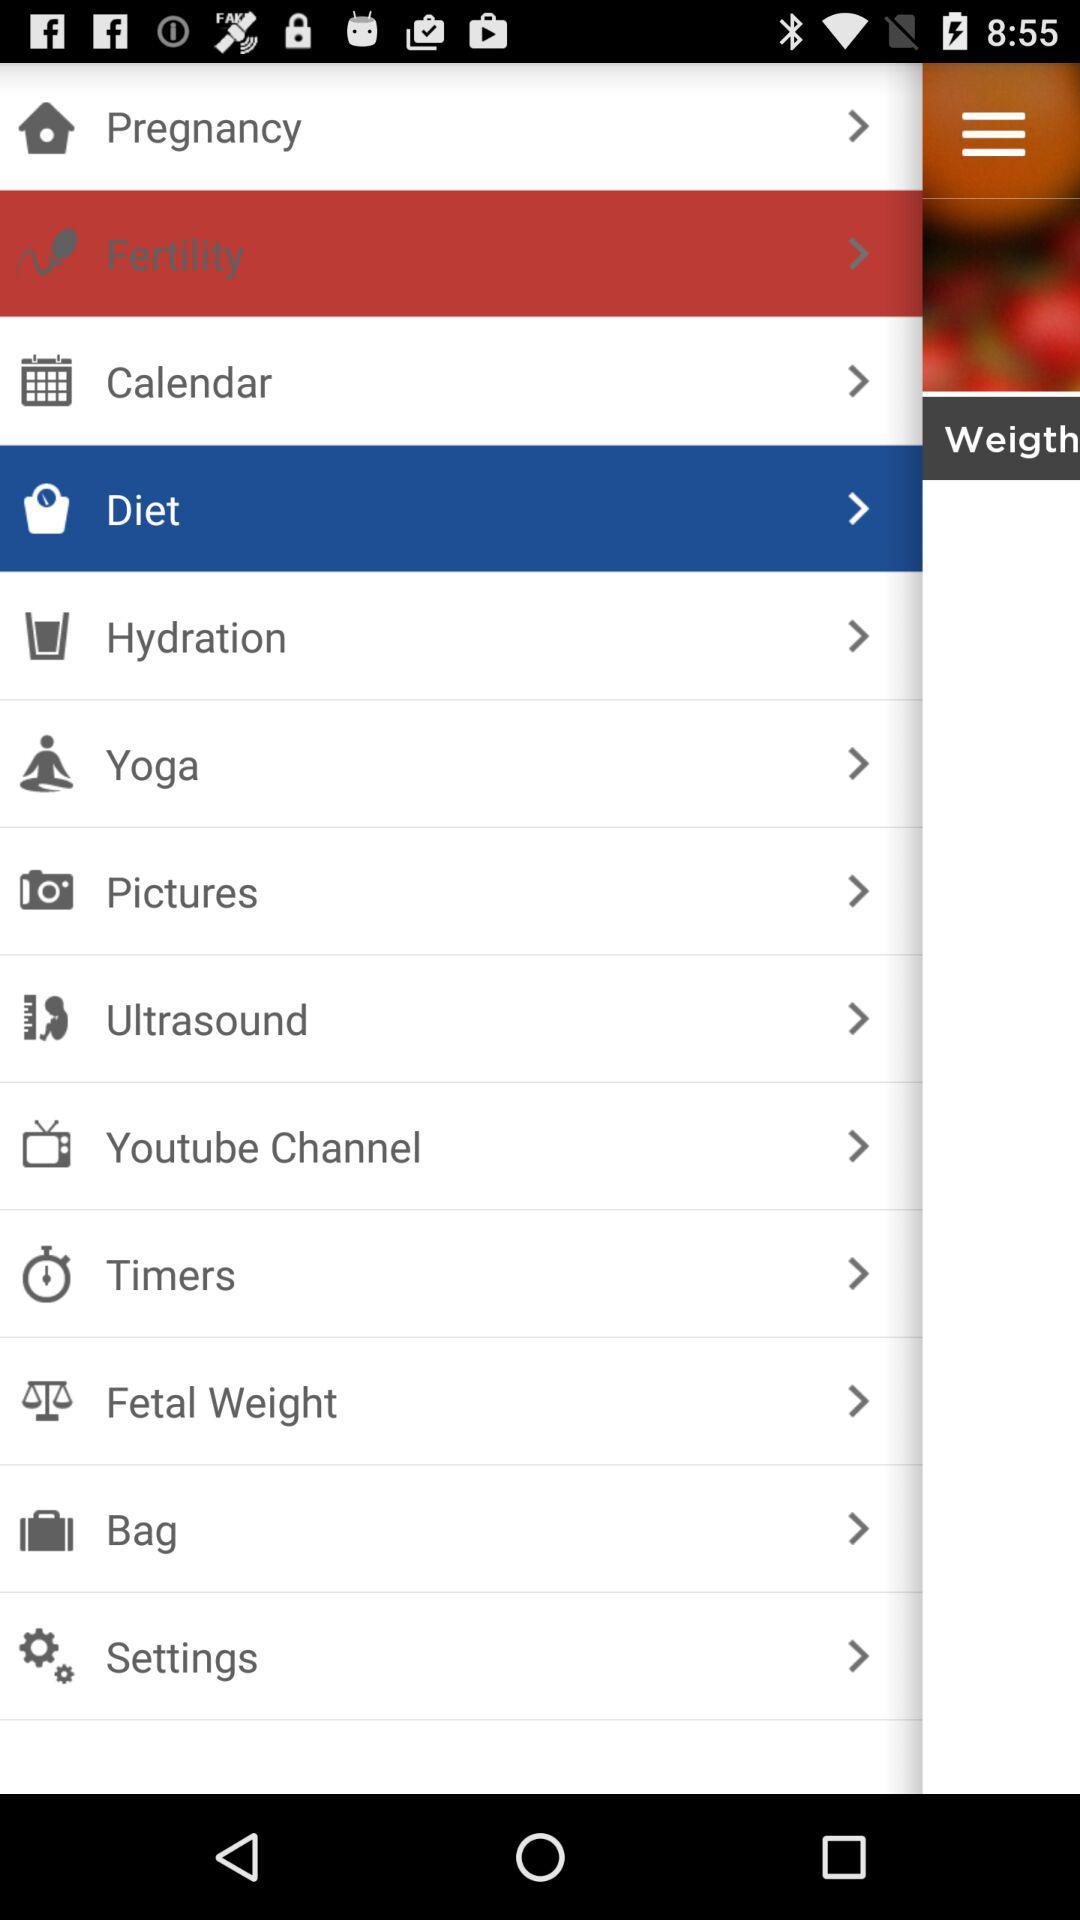 This screenshot has height=1920, width=1080. What do you see at coordinates (457, 124) in the screenshot?
I see `the pregnancy` at bounding box center [457, 124].